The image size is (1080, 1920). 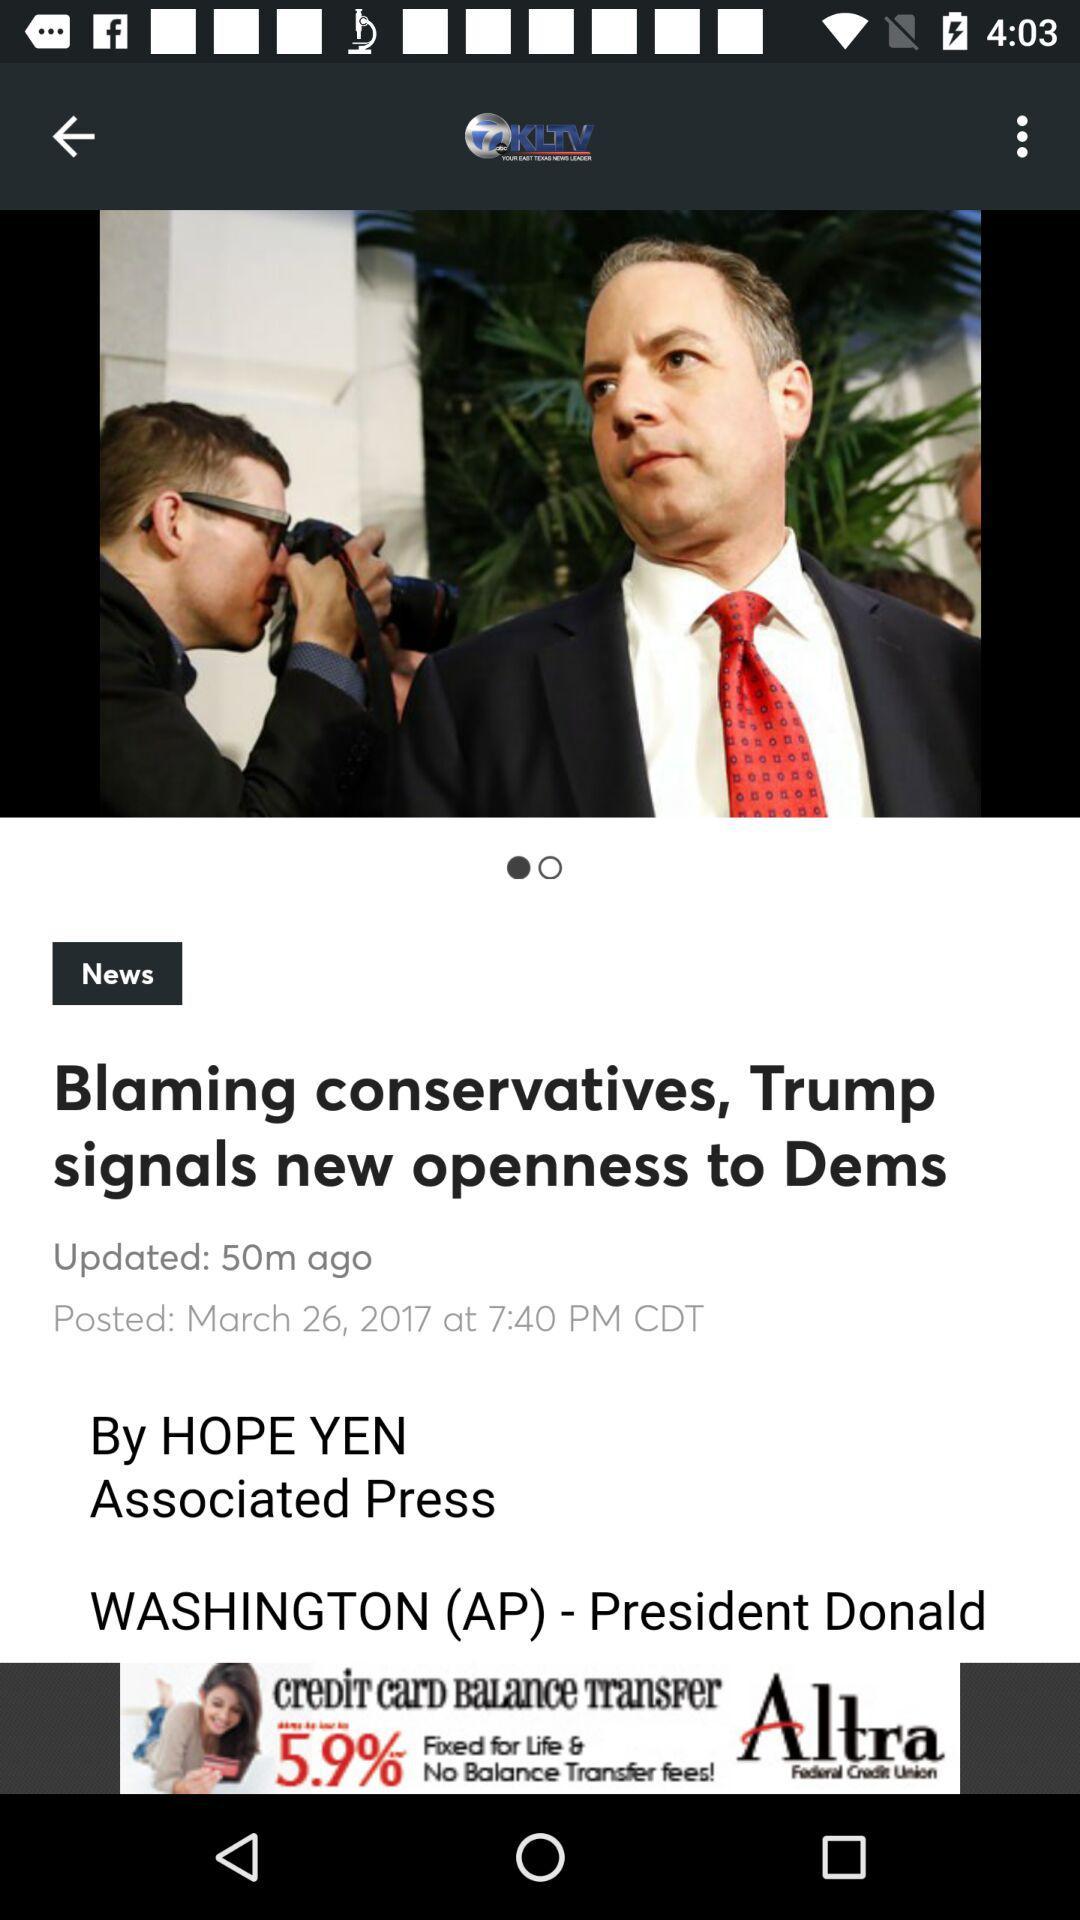 What do you see at coordinates (540, 1727) in the screenshot?
I see `advertisement` at bounding box center [540, 1727].